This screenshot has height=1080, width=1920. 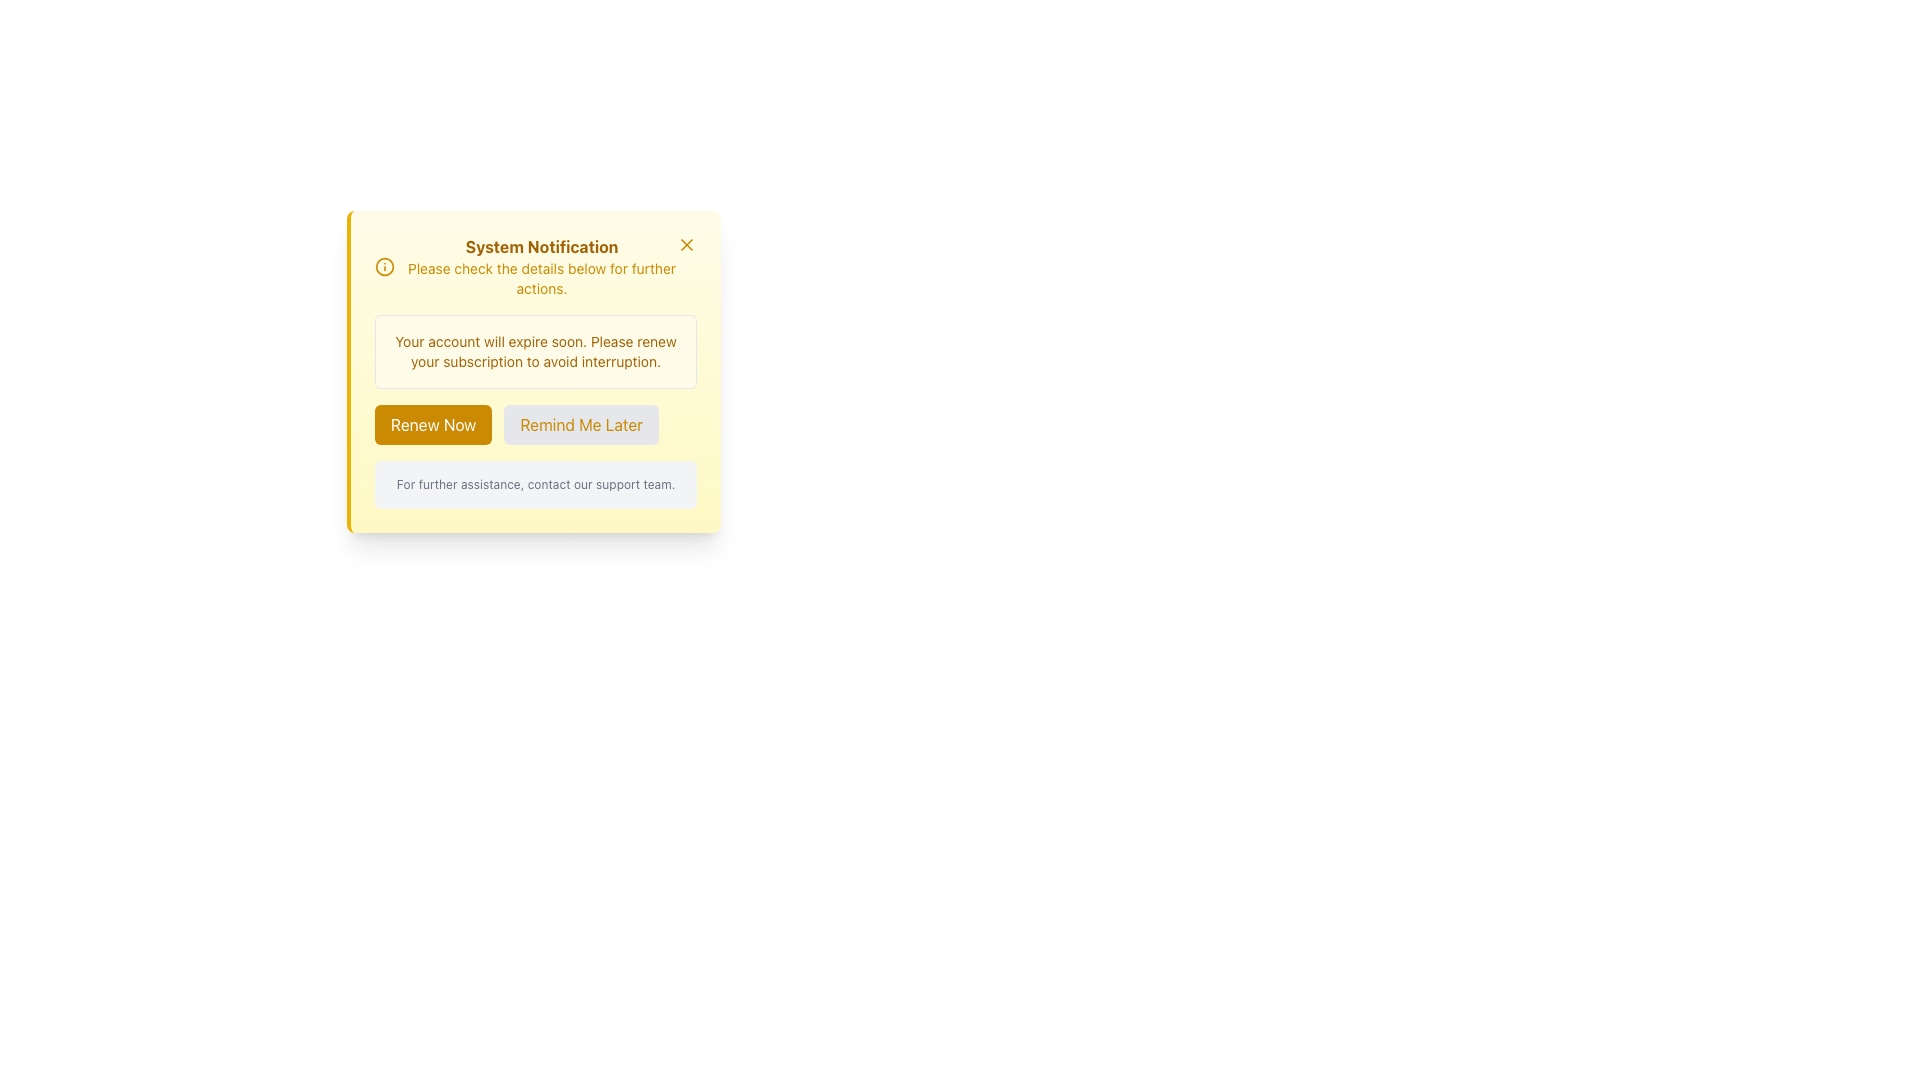 I want to click on the close button for the notification panel, located at the top-right corner, to alter its visual appearance, so click(x=686, y=244).